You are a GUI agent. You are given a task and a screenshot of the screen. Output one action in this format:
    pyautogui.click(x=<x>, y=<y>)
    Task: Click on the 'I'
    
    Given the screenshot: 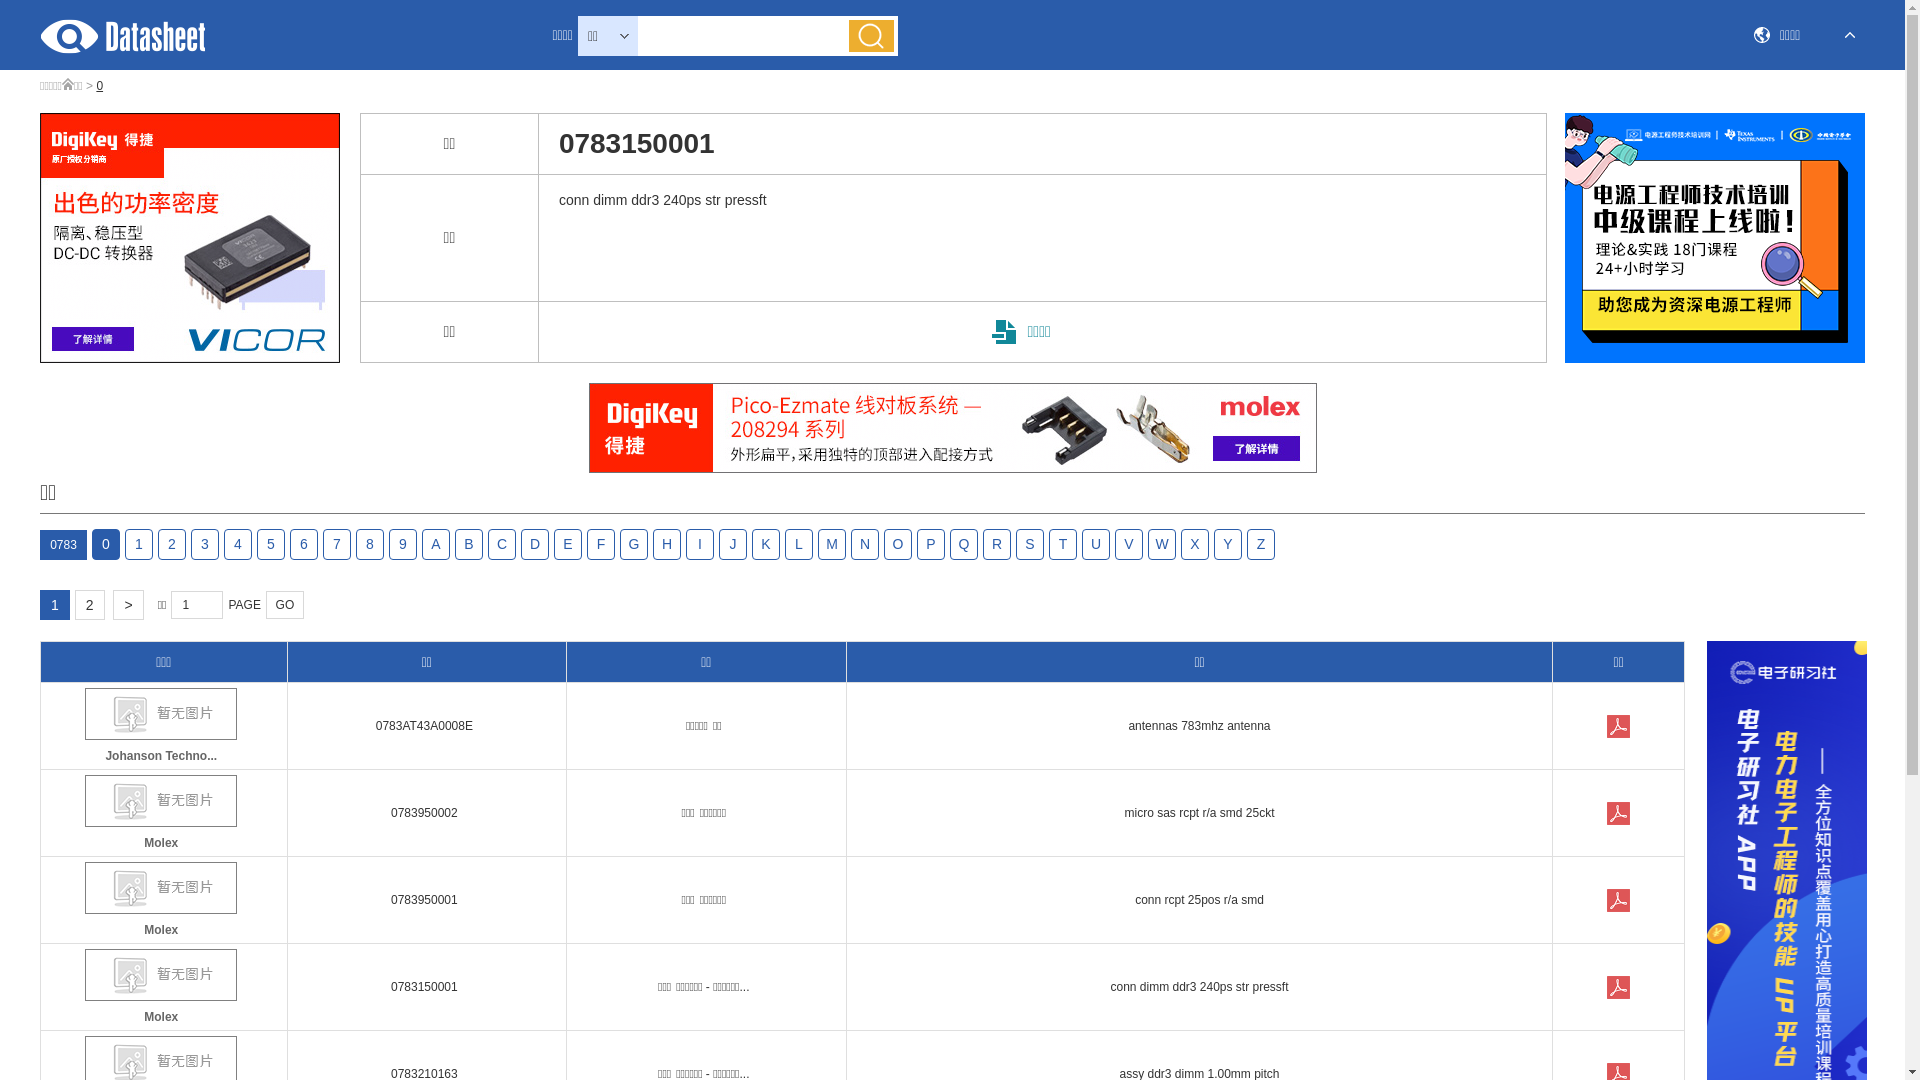 What is the action you would take?
    pyautogui.click(x=700, y=544)
    